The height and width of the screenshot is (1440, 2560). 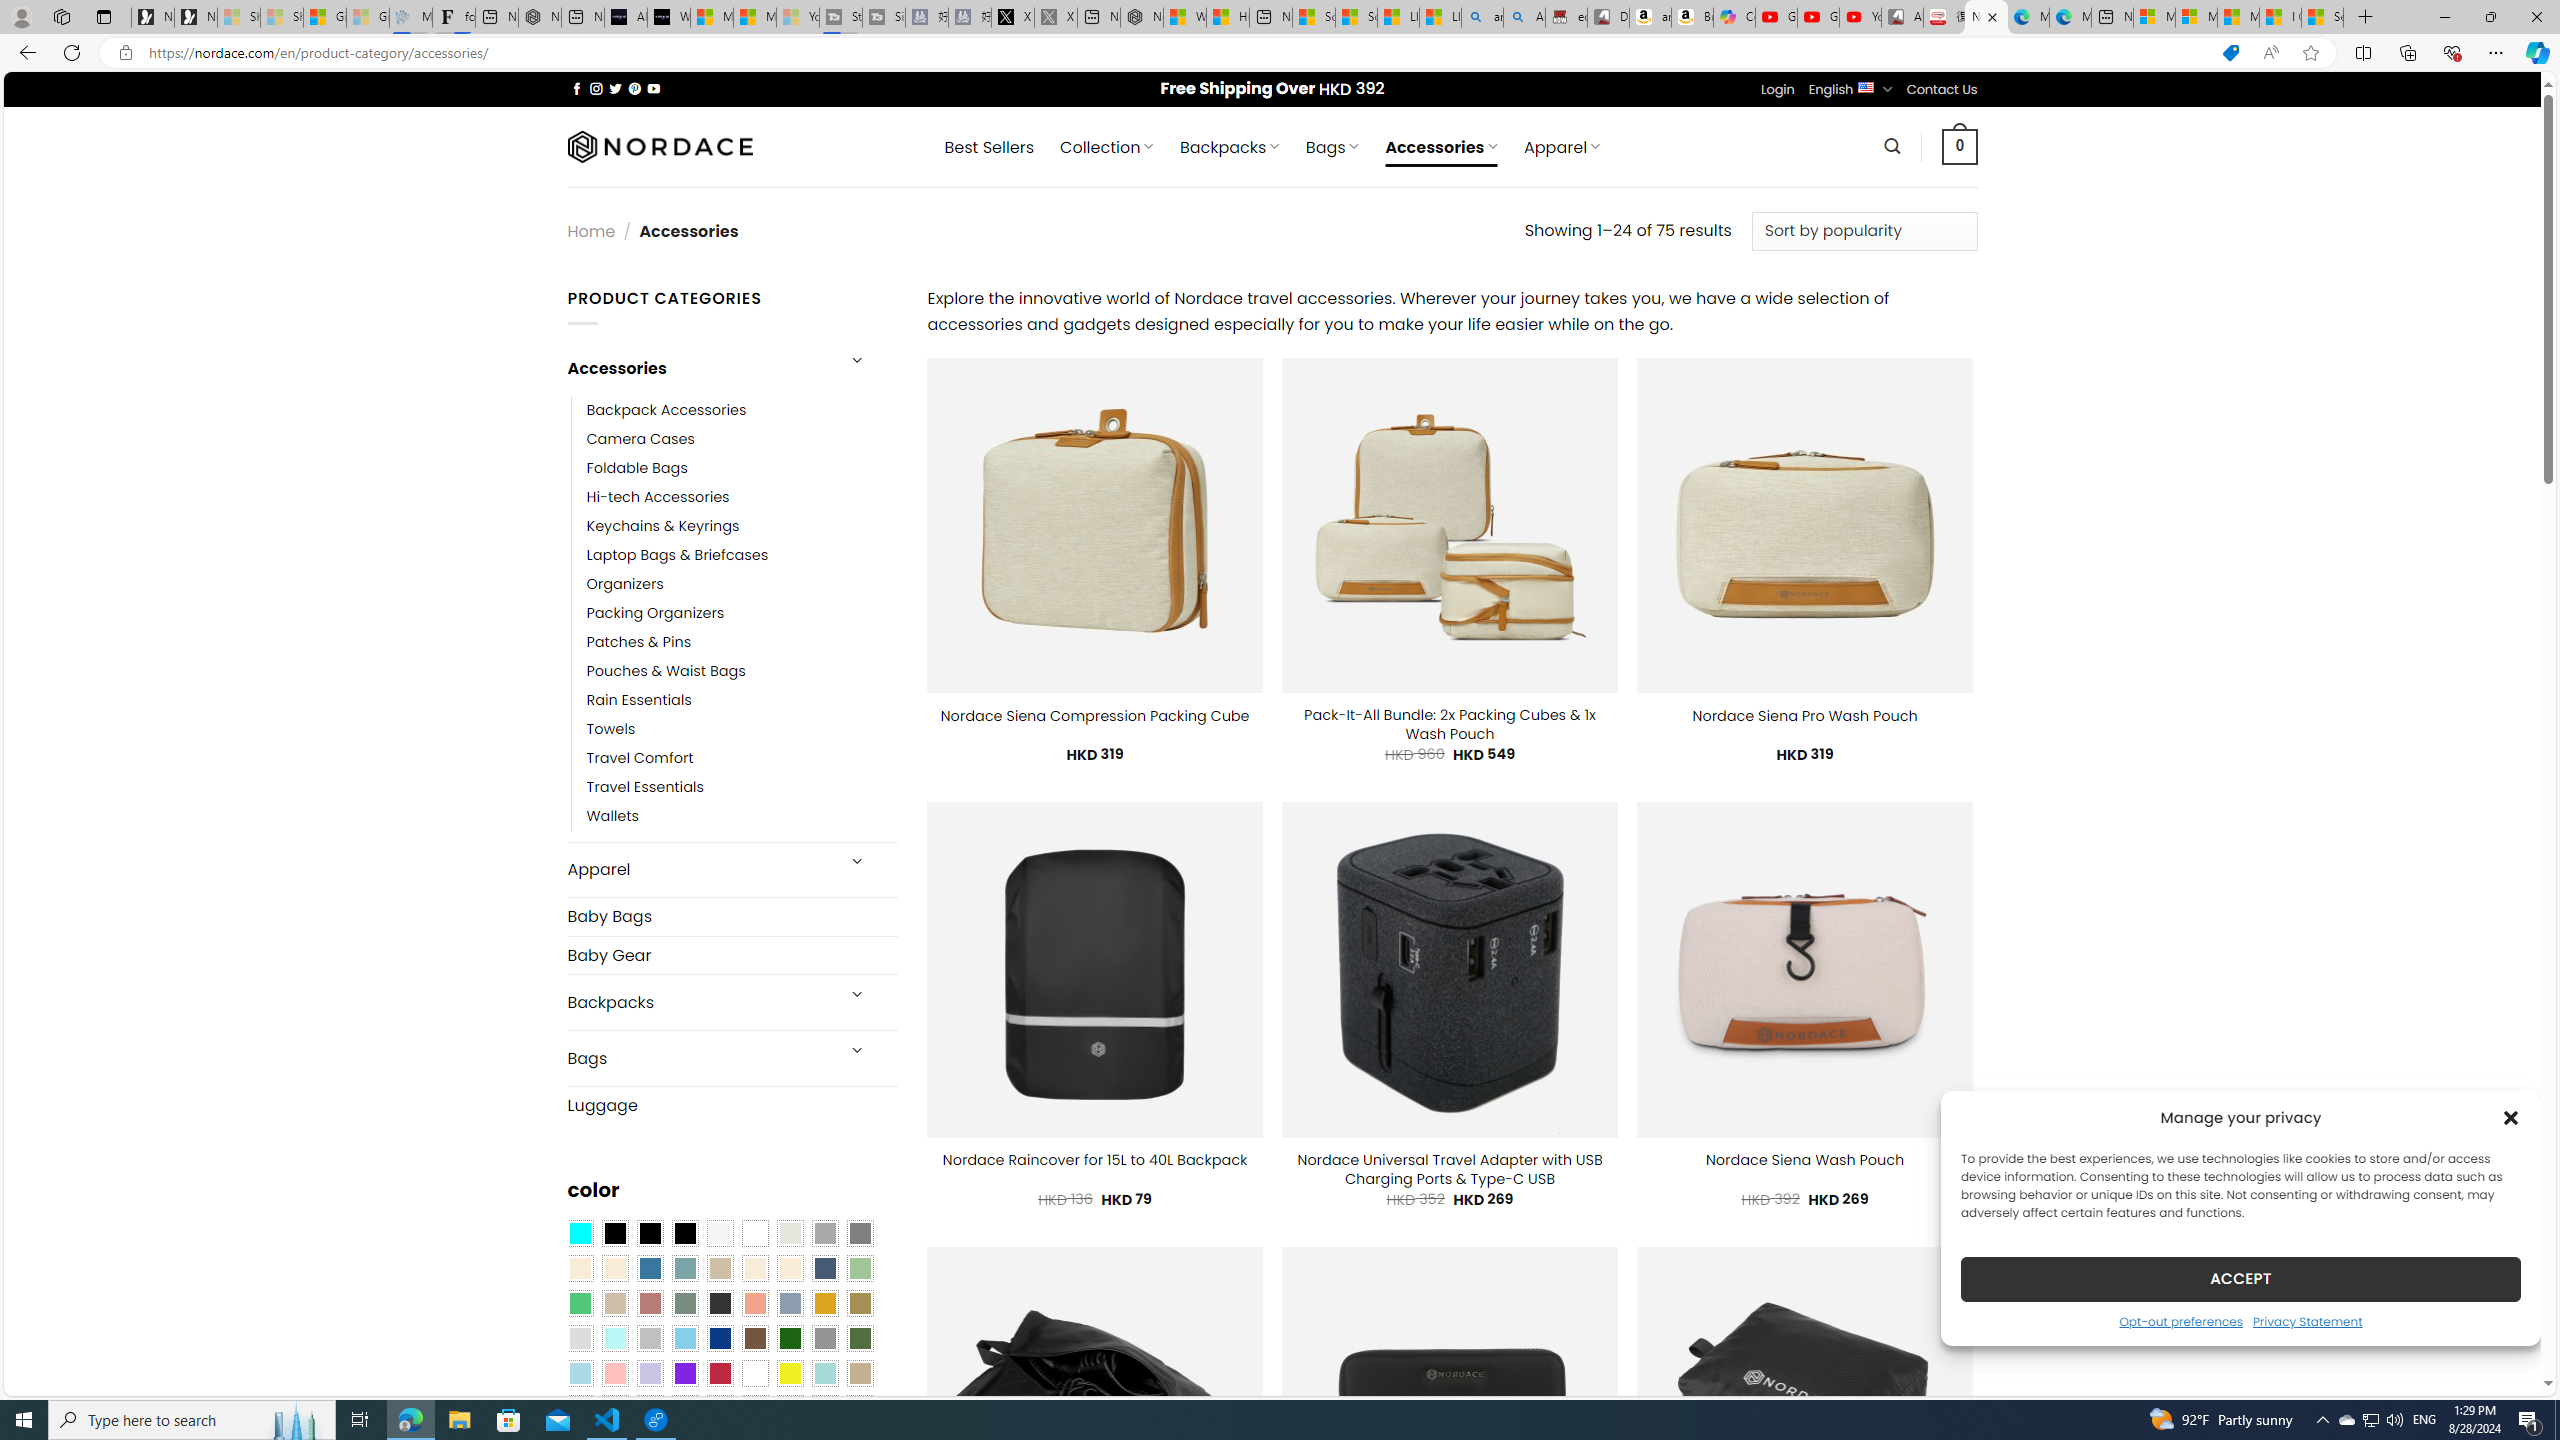 I want to click on 'Packing Organizers', so click(x=741, y=613).